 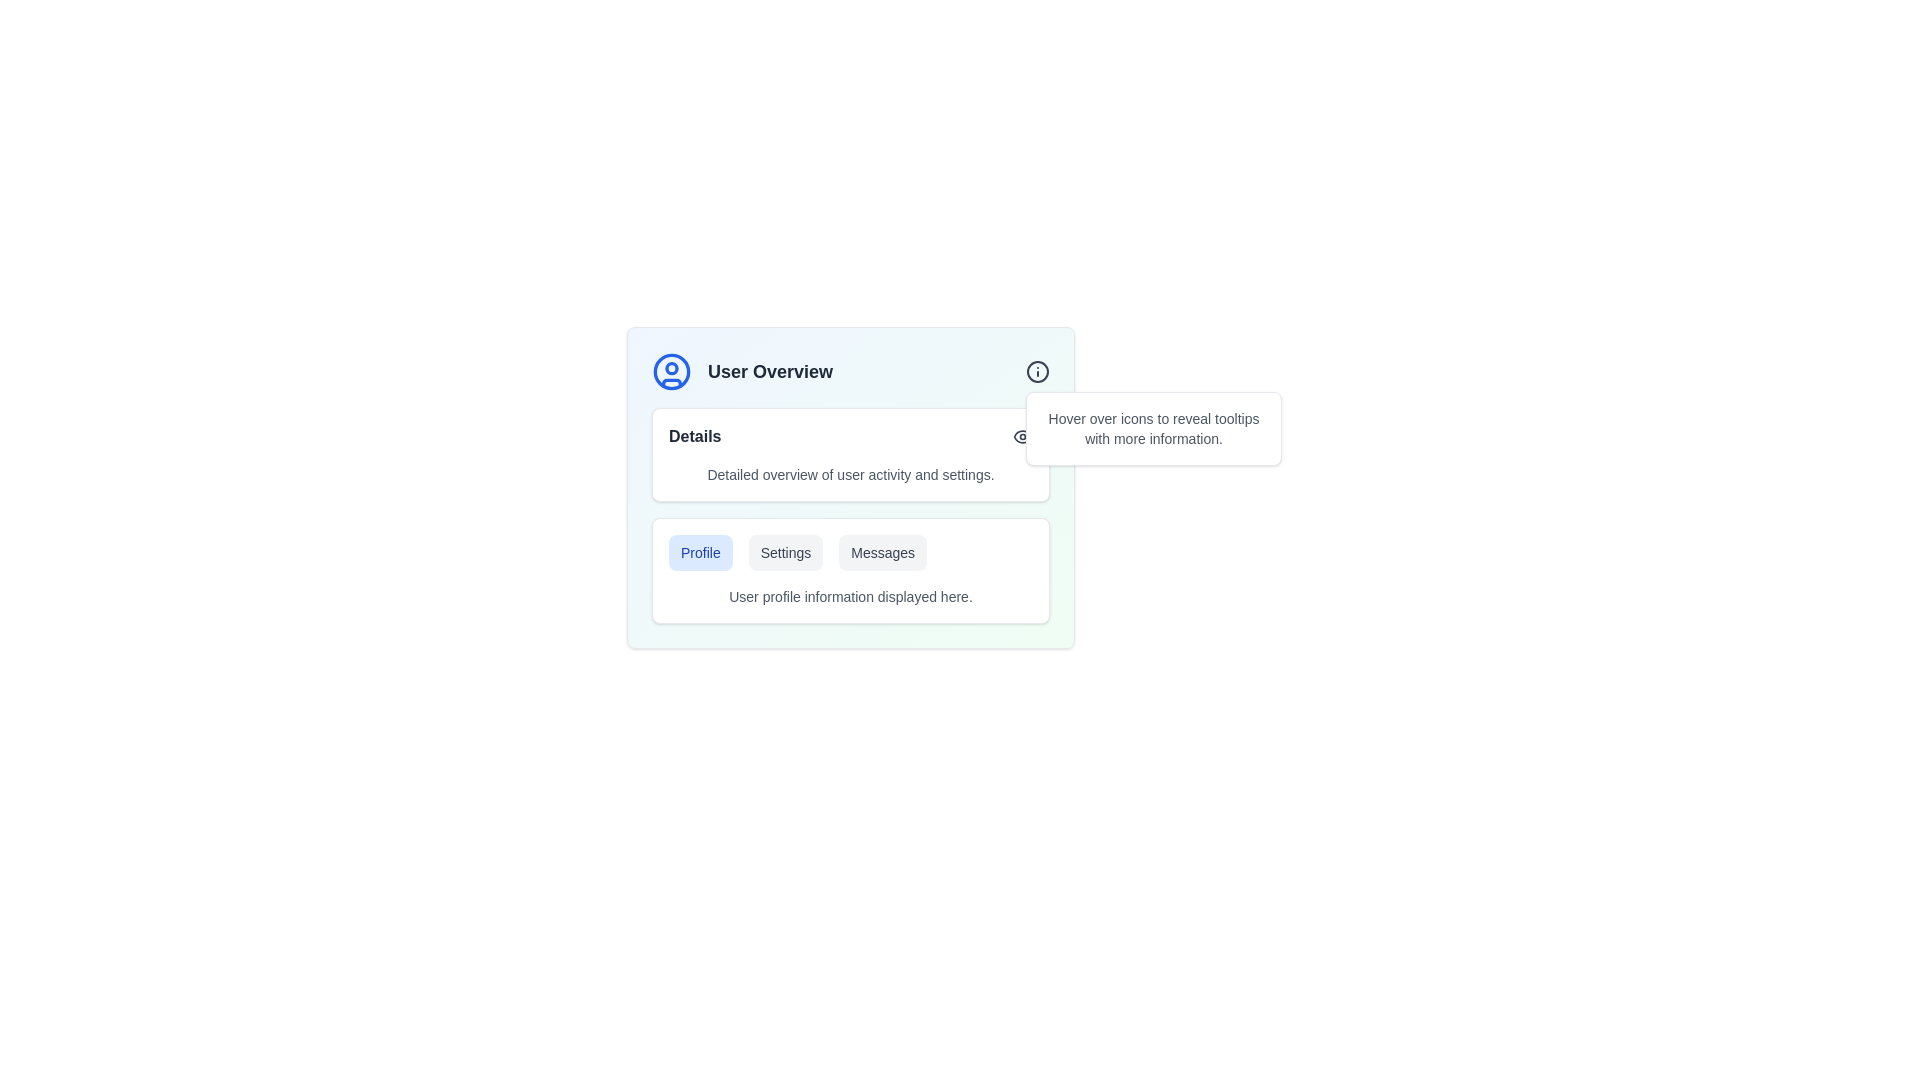 I want to click on the static text display located at the bottom of the user profile section, below the buttons labeled 'Profile,' 'Settings,' and 'Messages.', so click(x=850, y=596).